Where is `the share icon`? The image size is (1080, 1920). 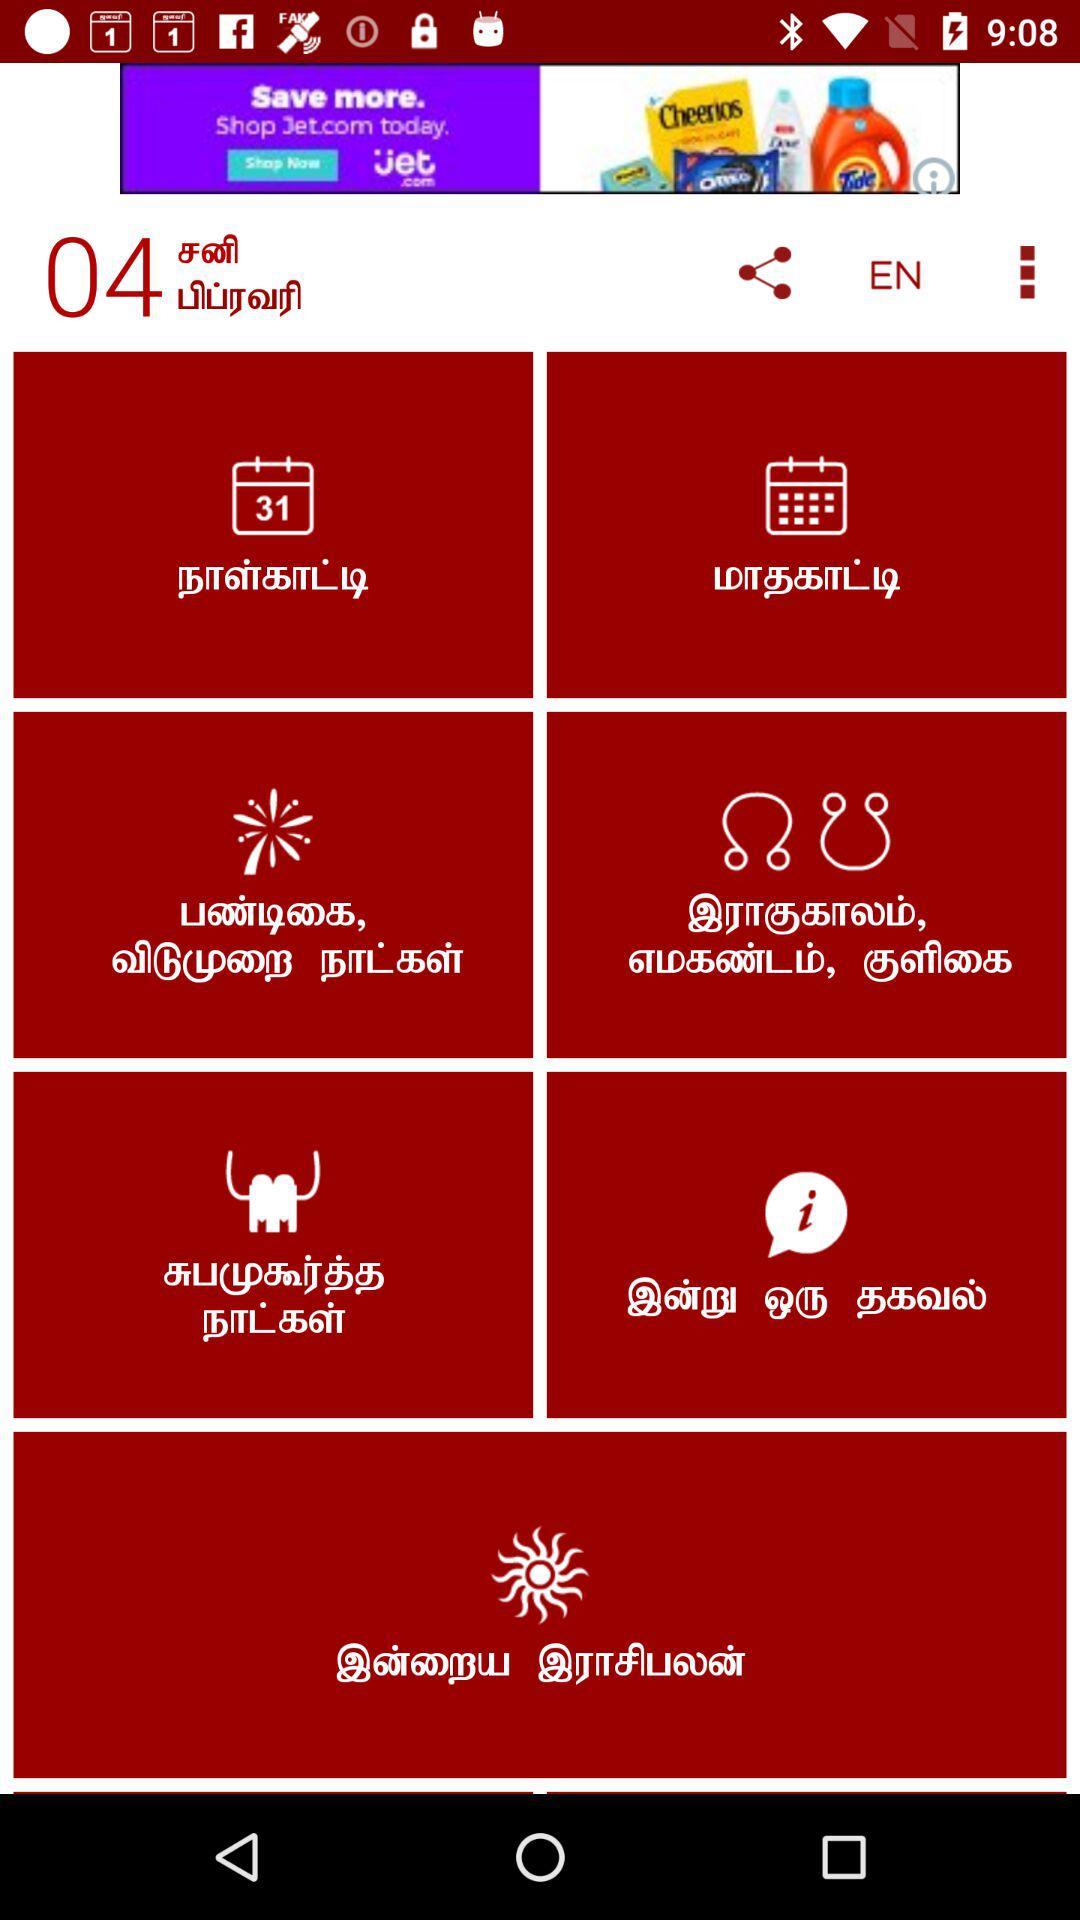 the share icon is located at coordinates (764, 272).